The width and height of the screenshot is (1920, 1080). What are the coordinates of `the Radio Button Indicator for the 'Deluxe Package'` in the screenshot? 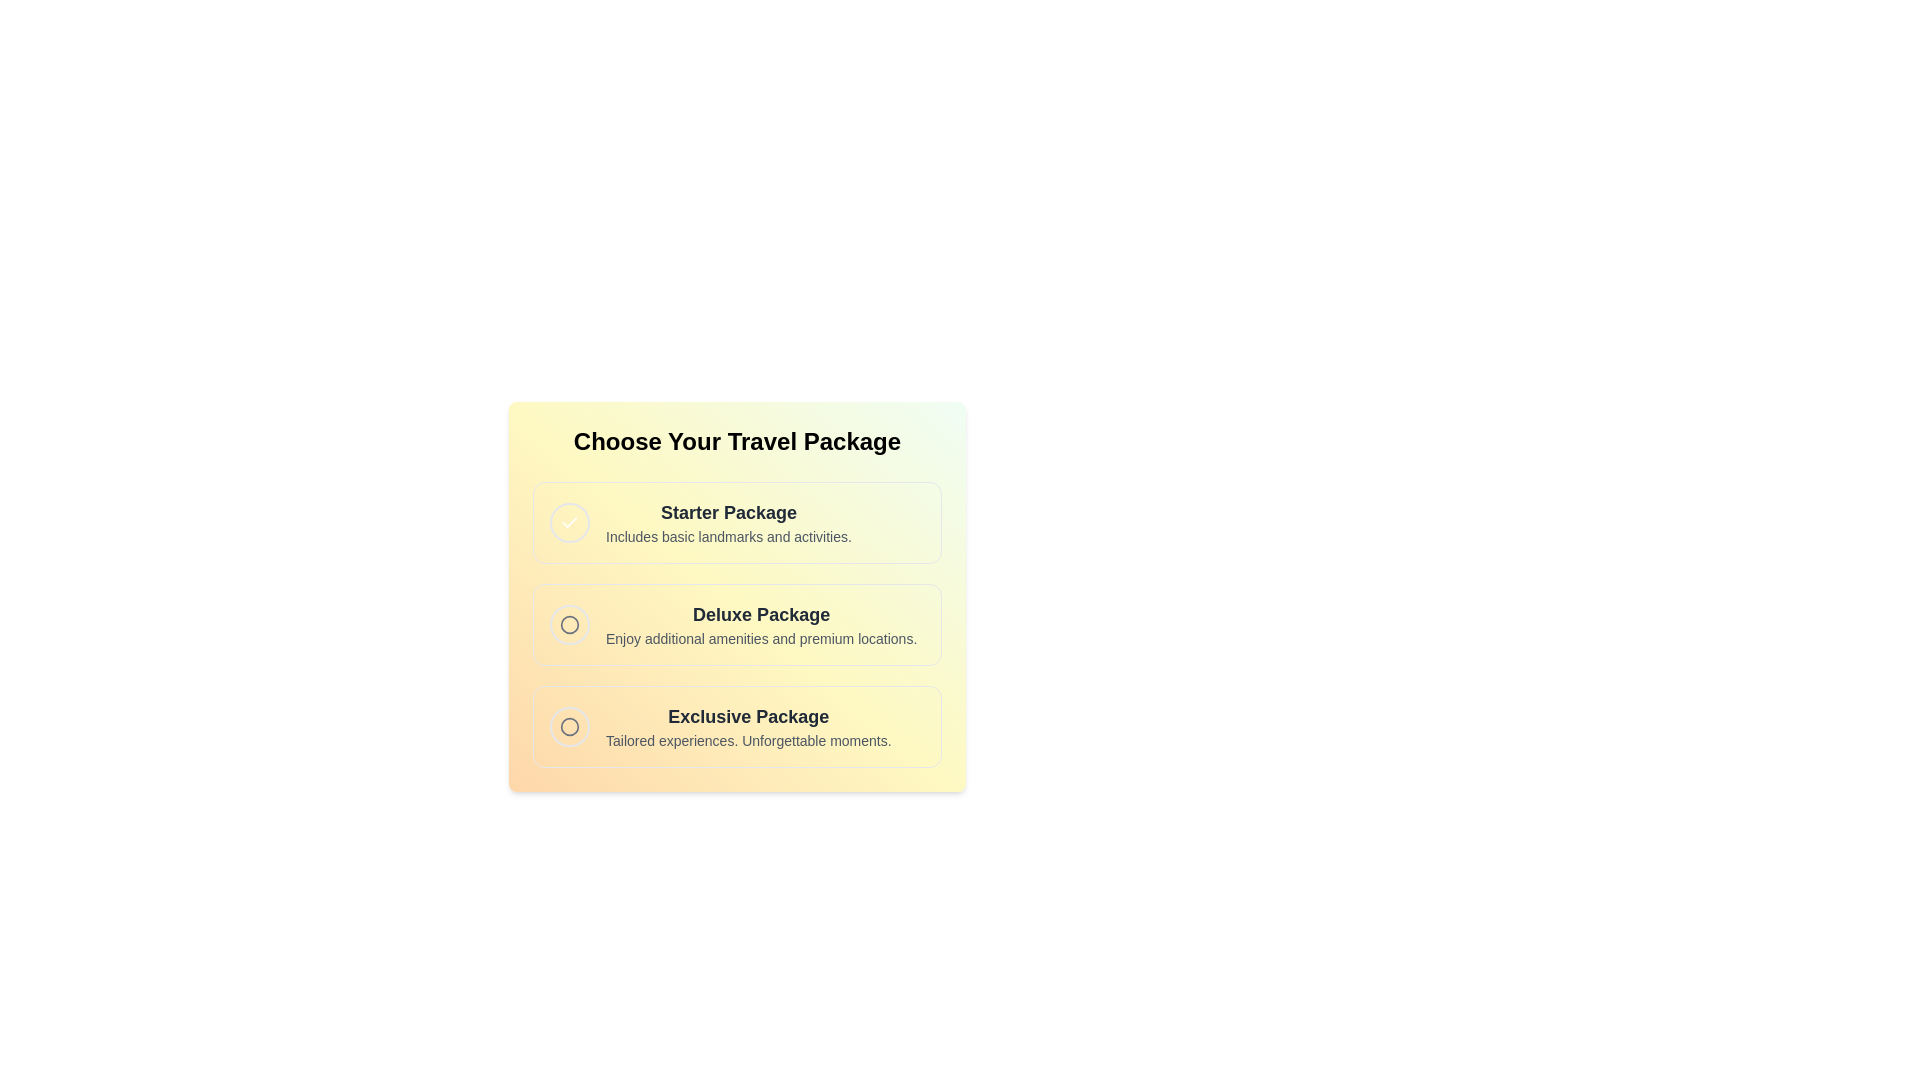 It's located at (569, 623).